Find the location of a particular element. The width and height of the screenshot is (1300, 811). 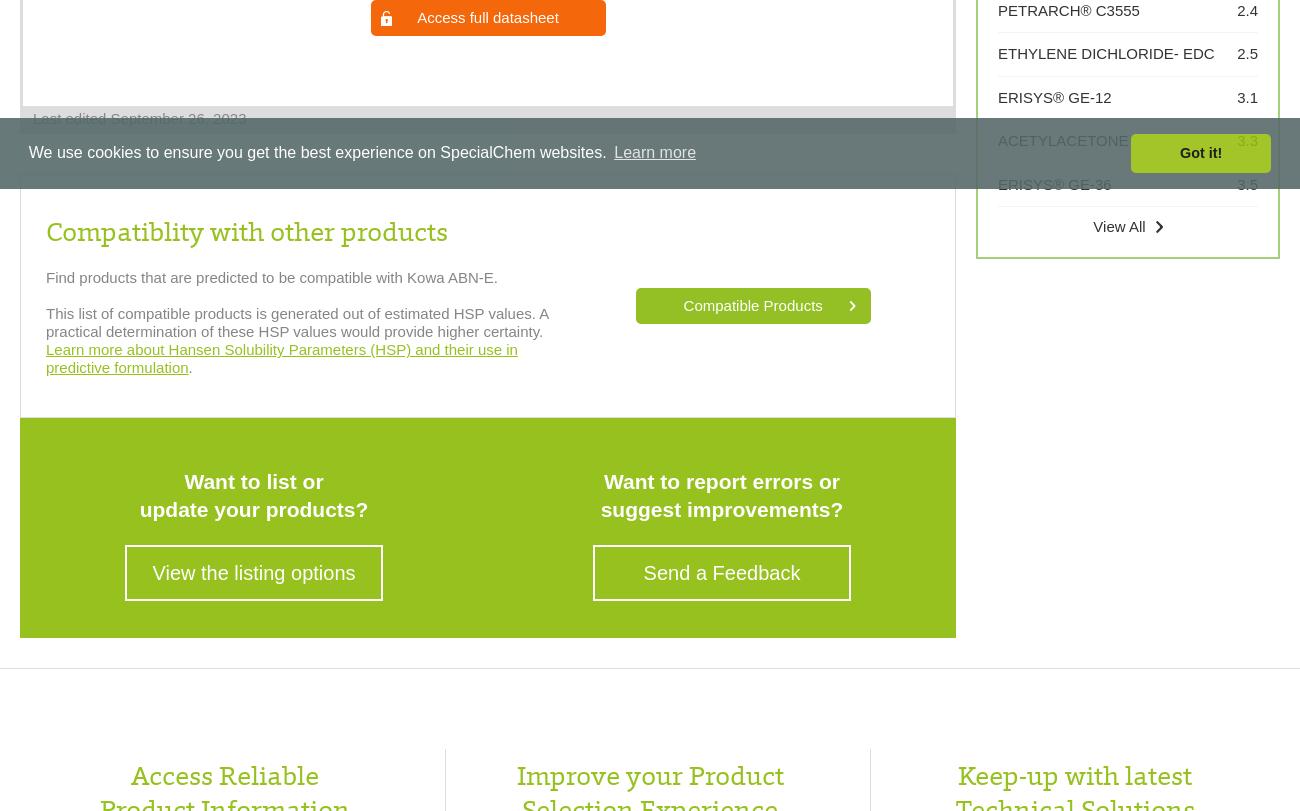

'3.1' is located at coordinates (1245, 96).